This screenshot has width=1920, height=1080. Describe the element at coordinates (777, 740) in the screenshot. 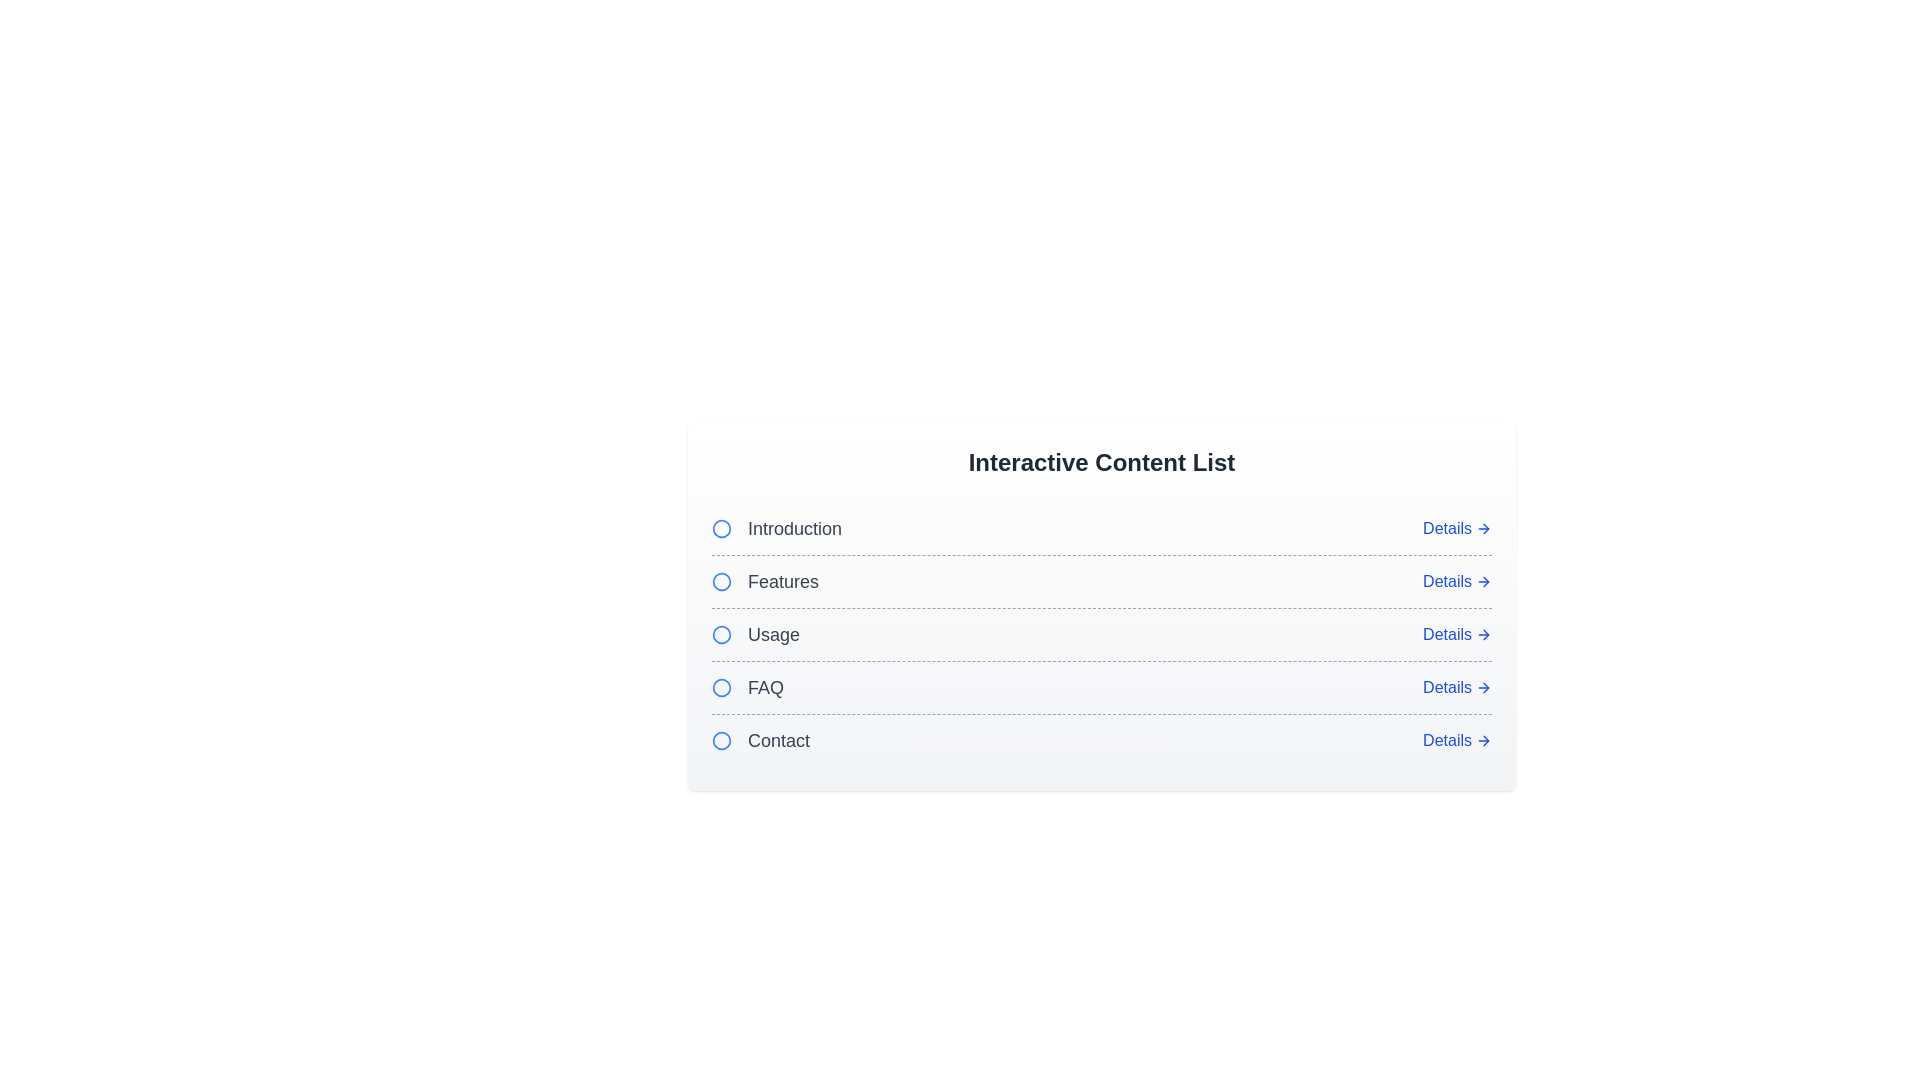

I see `the 'Contact' text label` at that location.